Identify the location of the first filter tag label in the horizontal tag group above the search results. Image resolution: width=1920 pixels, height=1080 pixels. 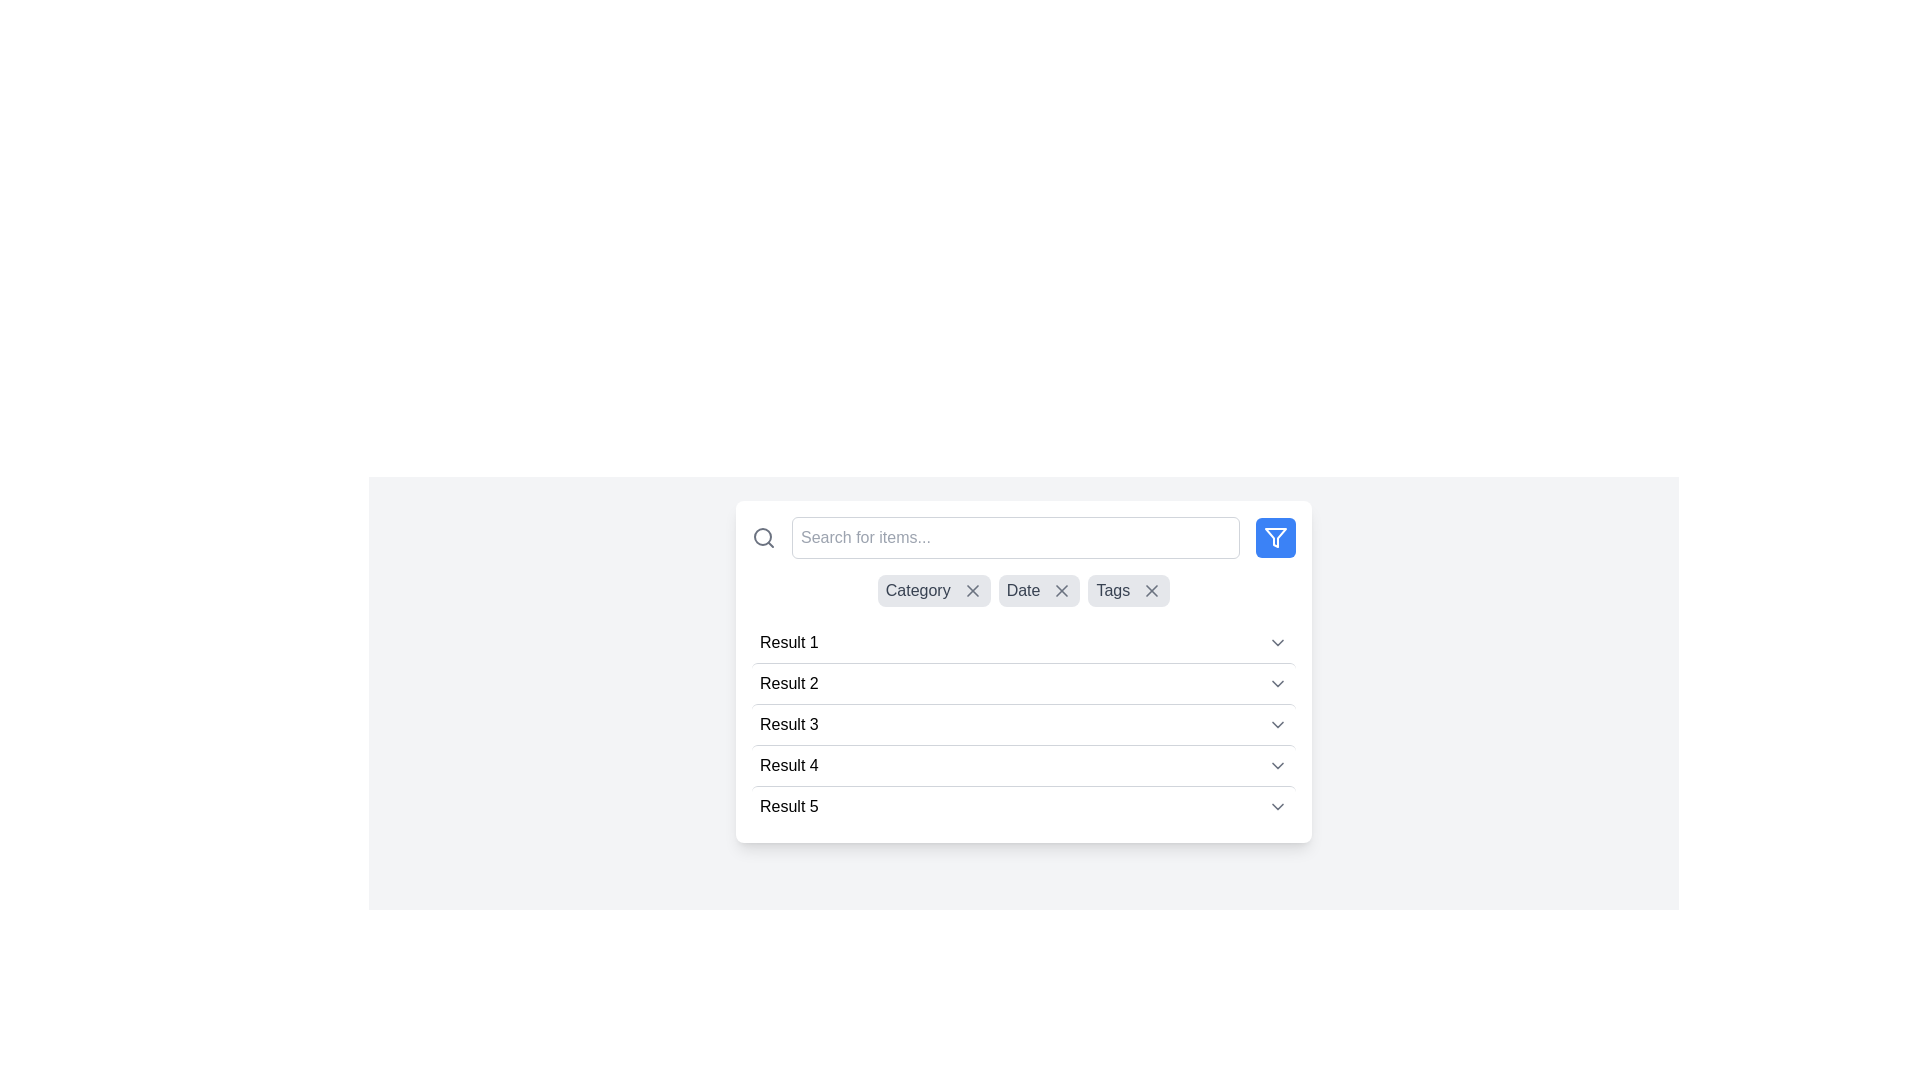
(917, 589).